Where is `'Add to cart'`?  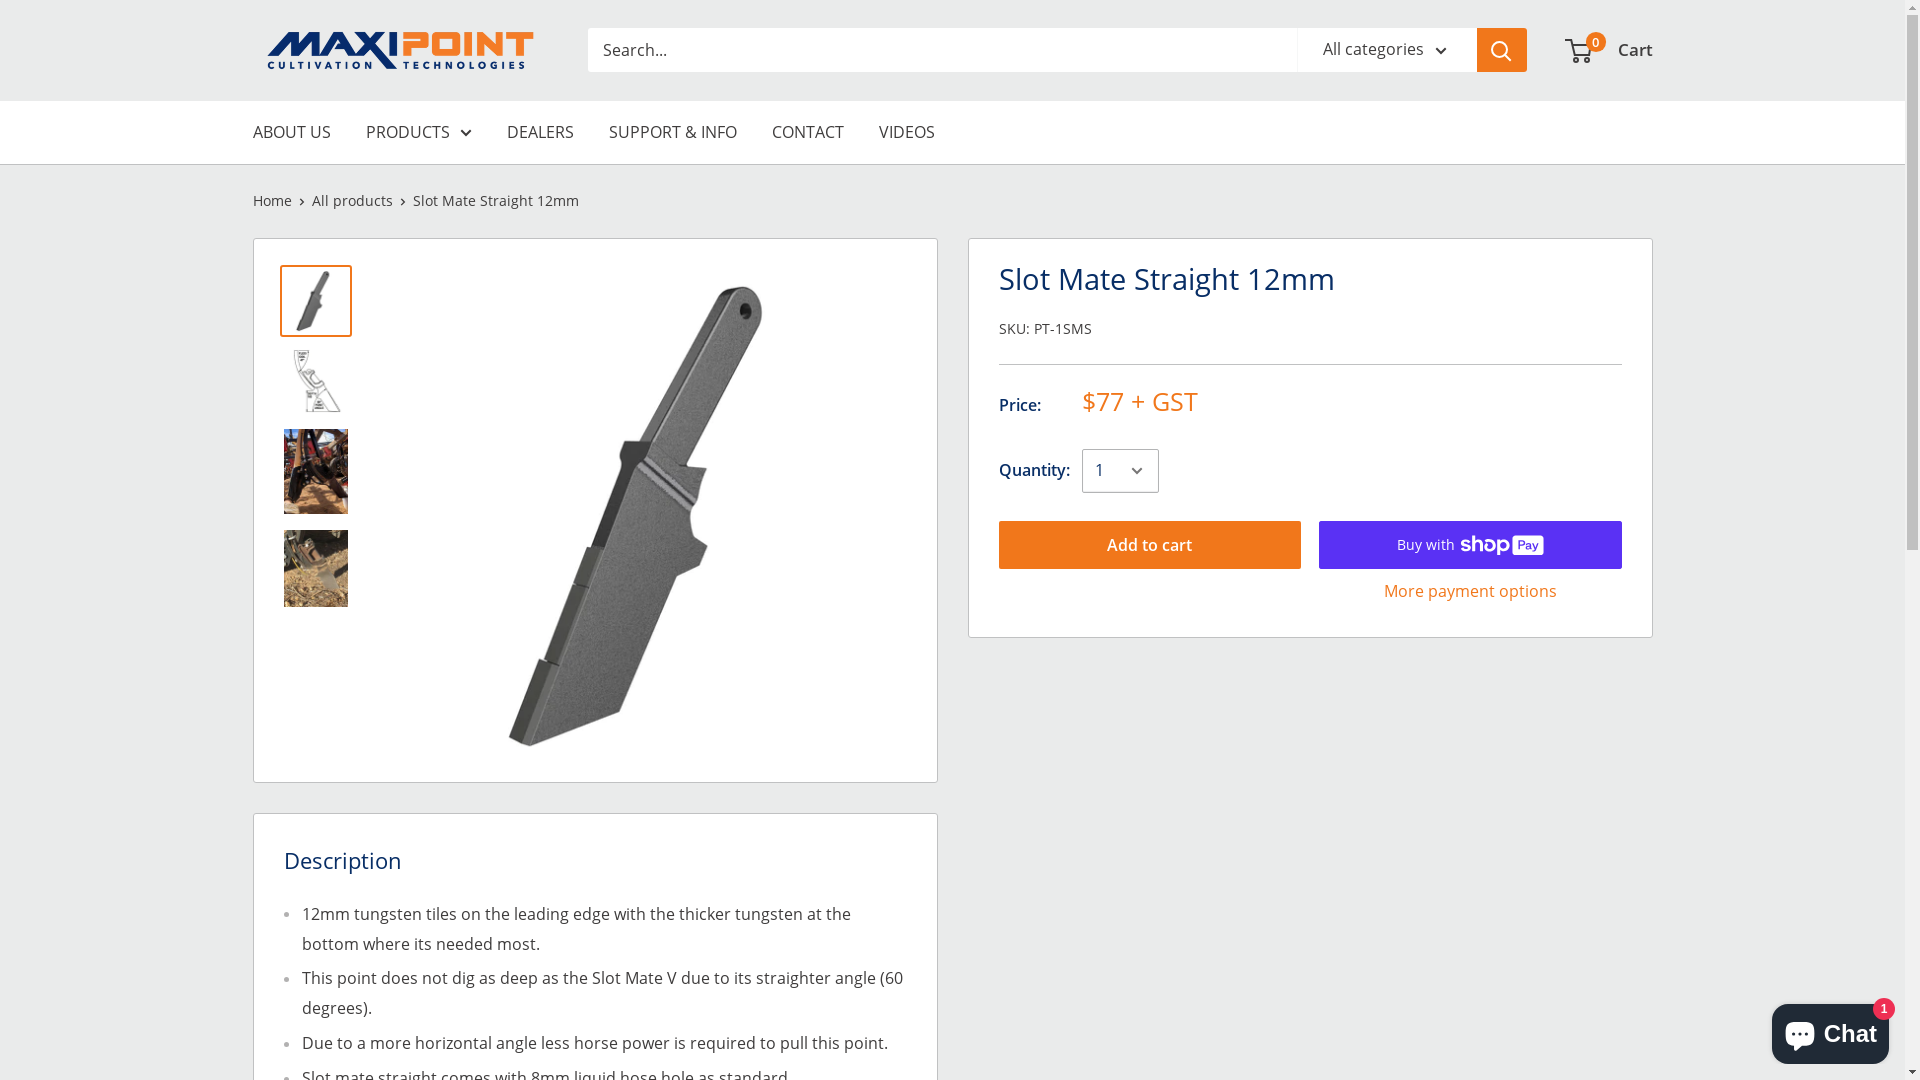 'Add to cart' is located at coordinates (1149, 544).